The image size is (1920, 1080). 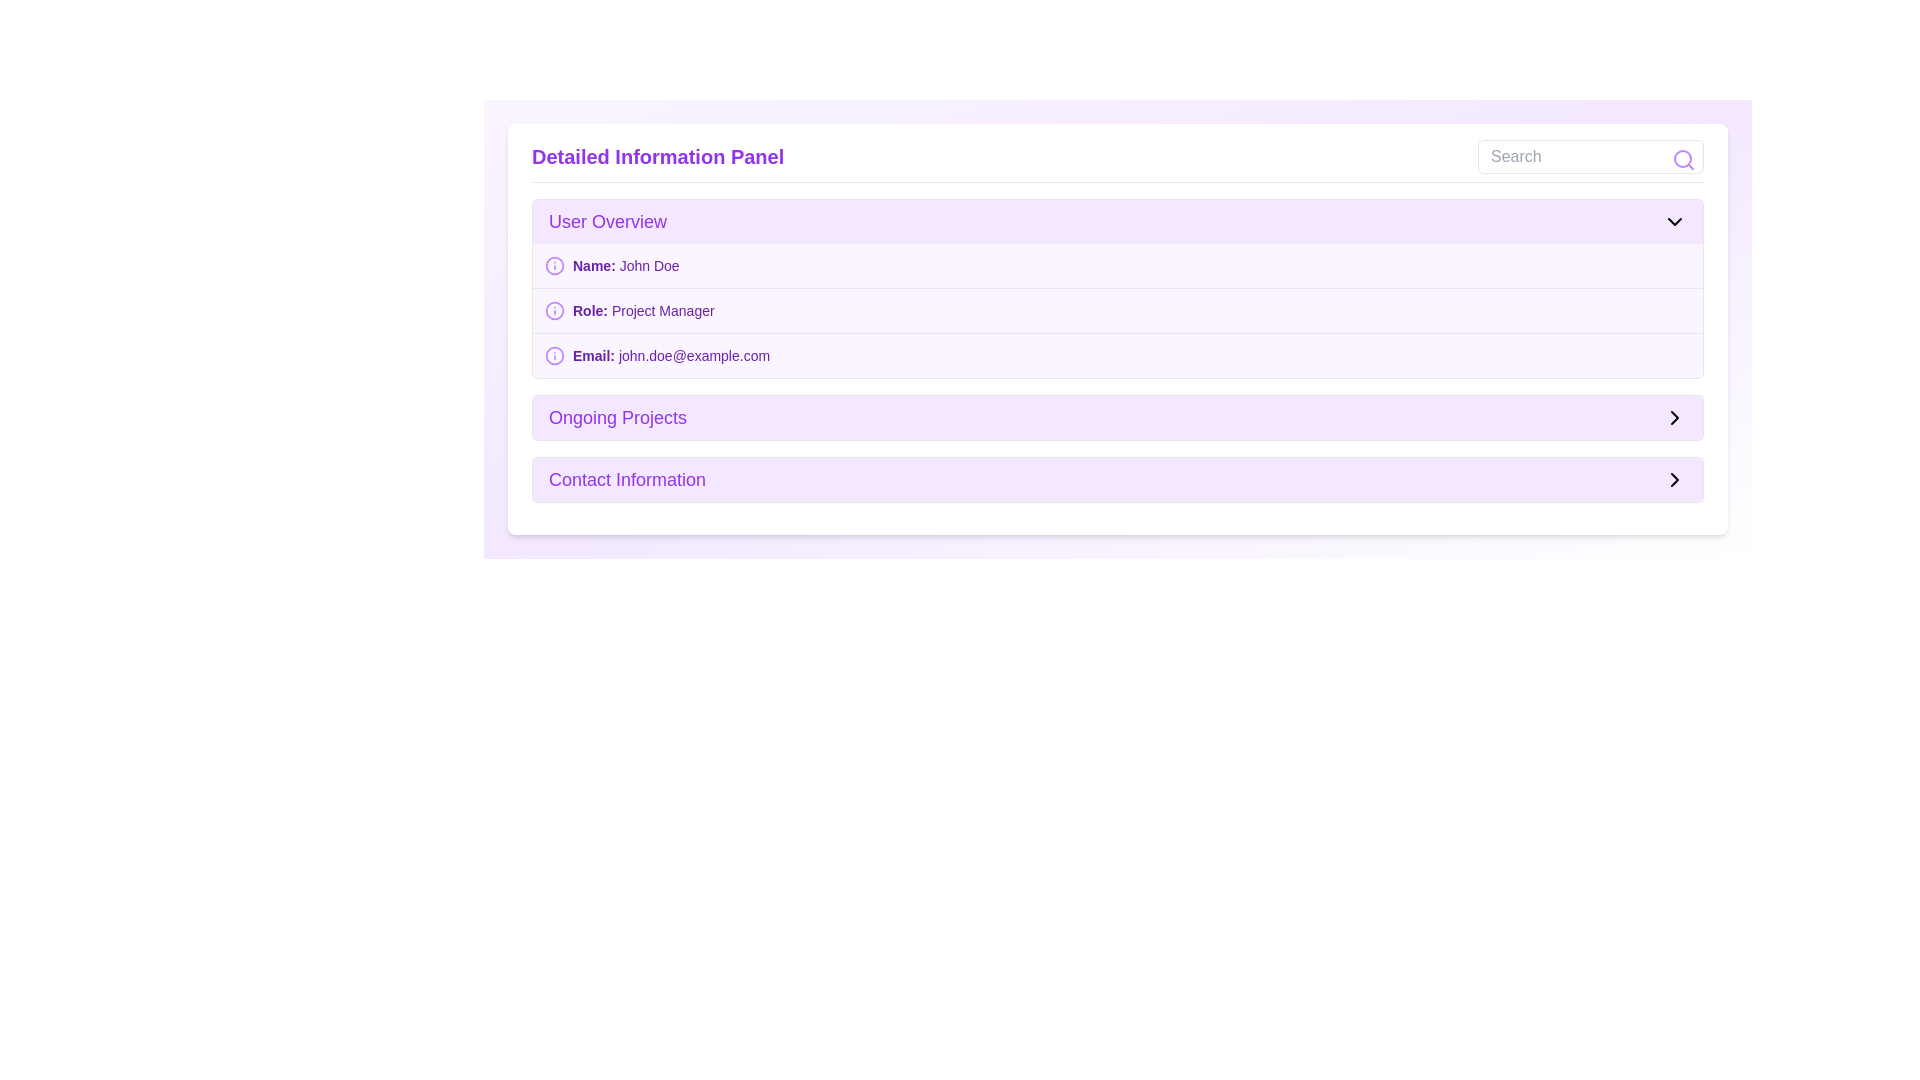 What do you see at coordinates (1683, 158) in the screenshot?
I see `the Search Button Icon, which is represented by a purple magnifying glass symbol with a thin circular outline, located at the top-right corner of the search input field` at bounding box center [1683, 158].